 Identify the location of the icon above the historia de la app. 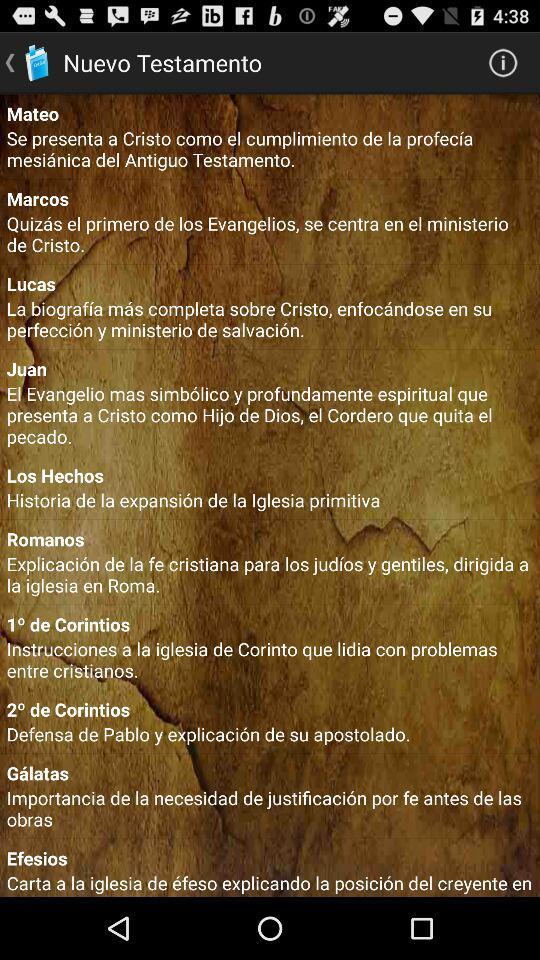
(270, 475).